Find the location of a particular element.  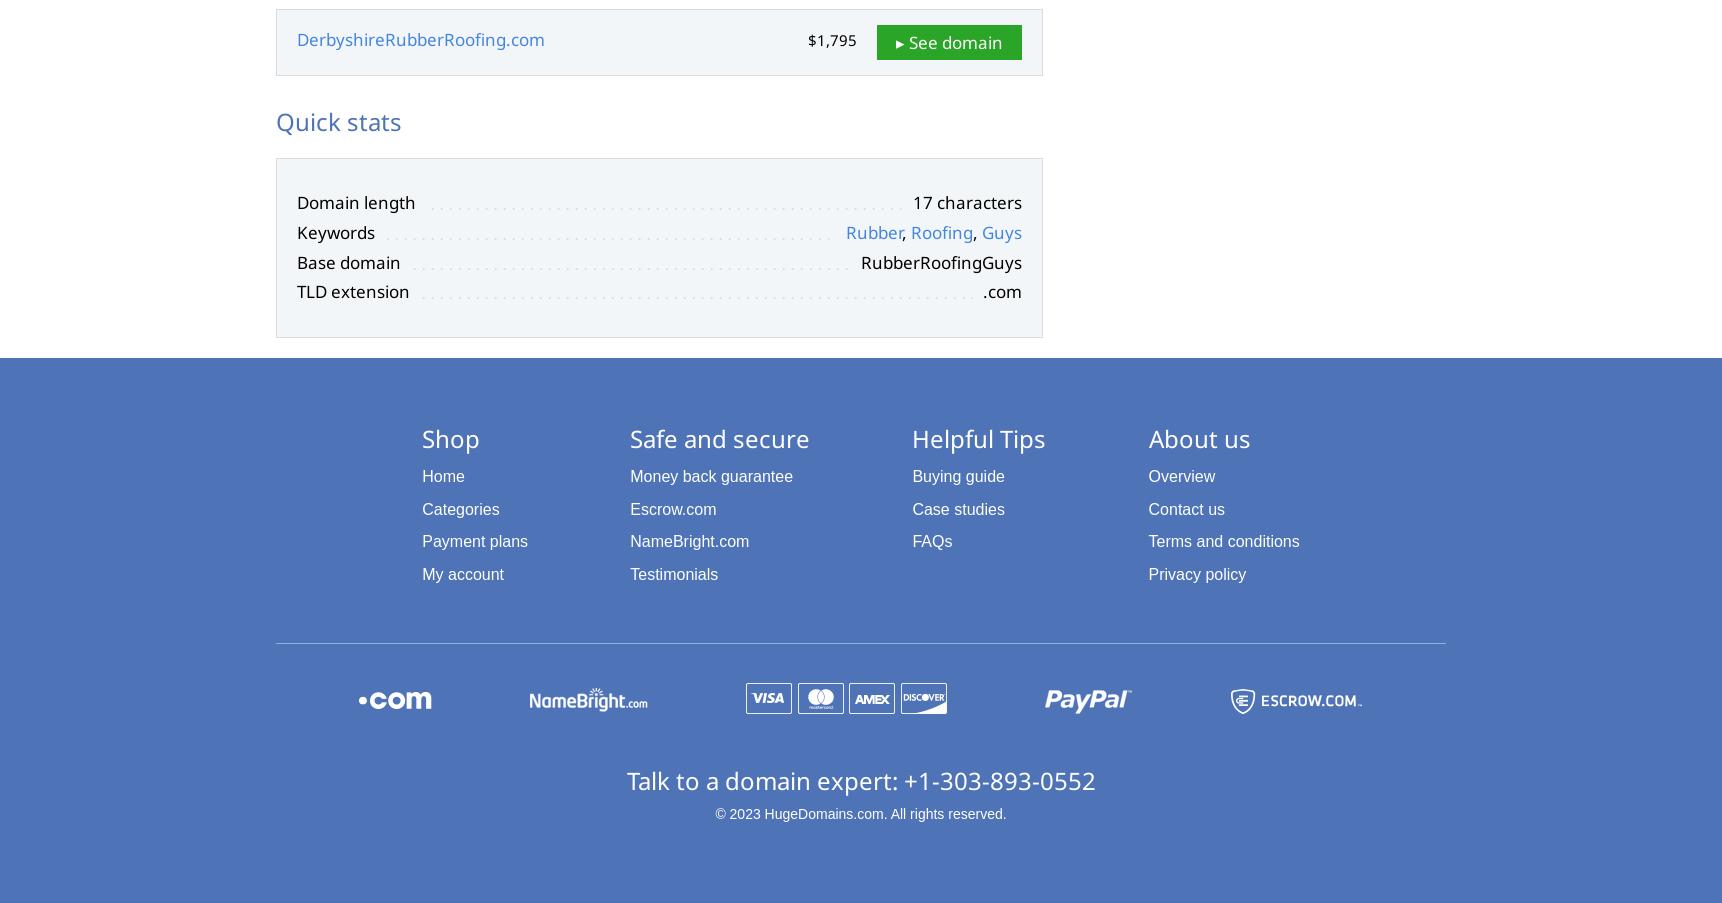

'Testimonials' is located at coordinates (673, 573).